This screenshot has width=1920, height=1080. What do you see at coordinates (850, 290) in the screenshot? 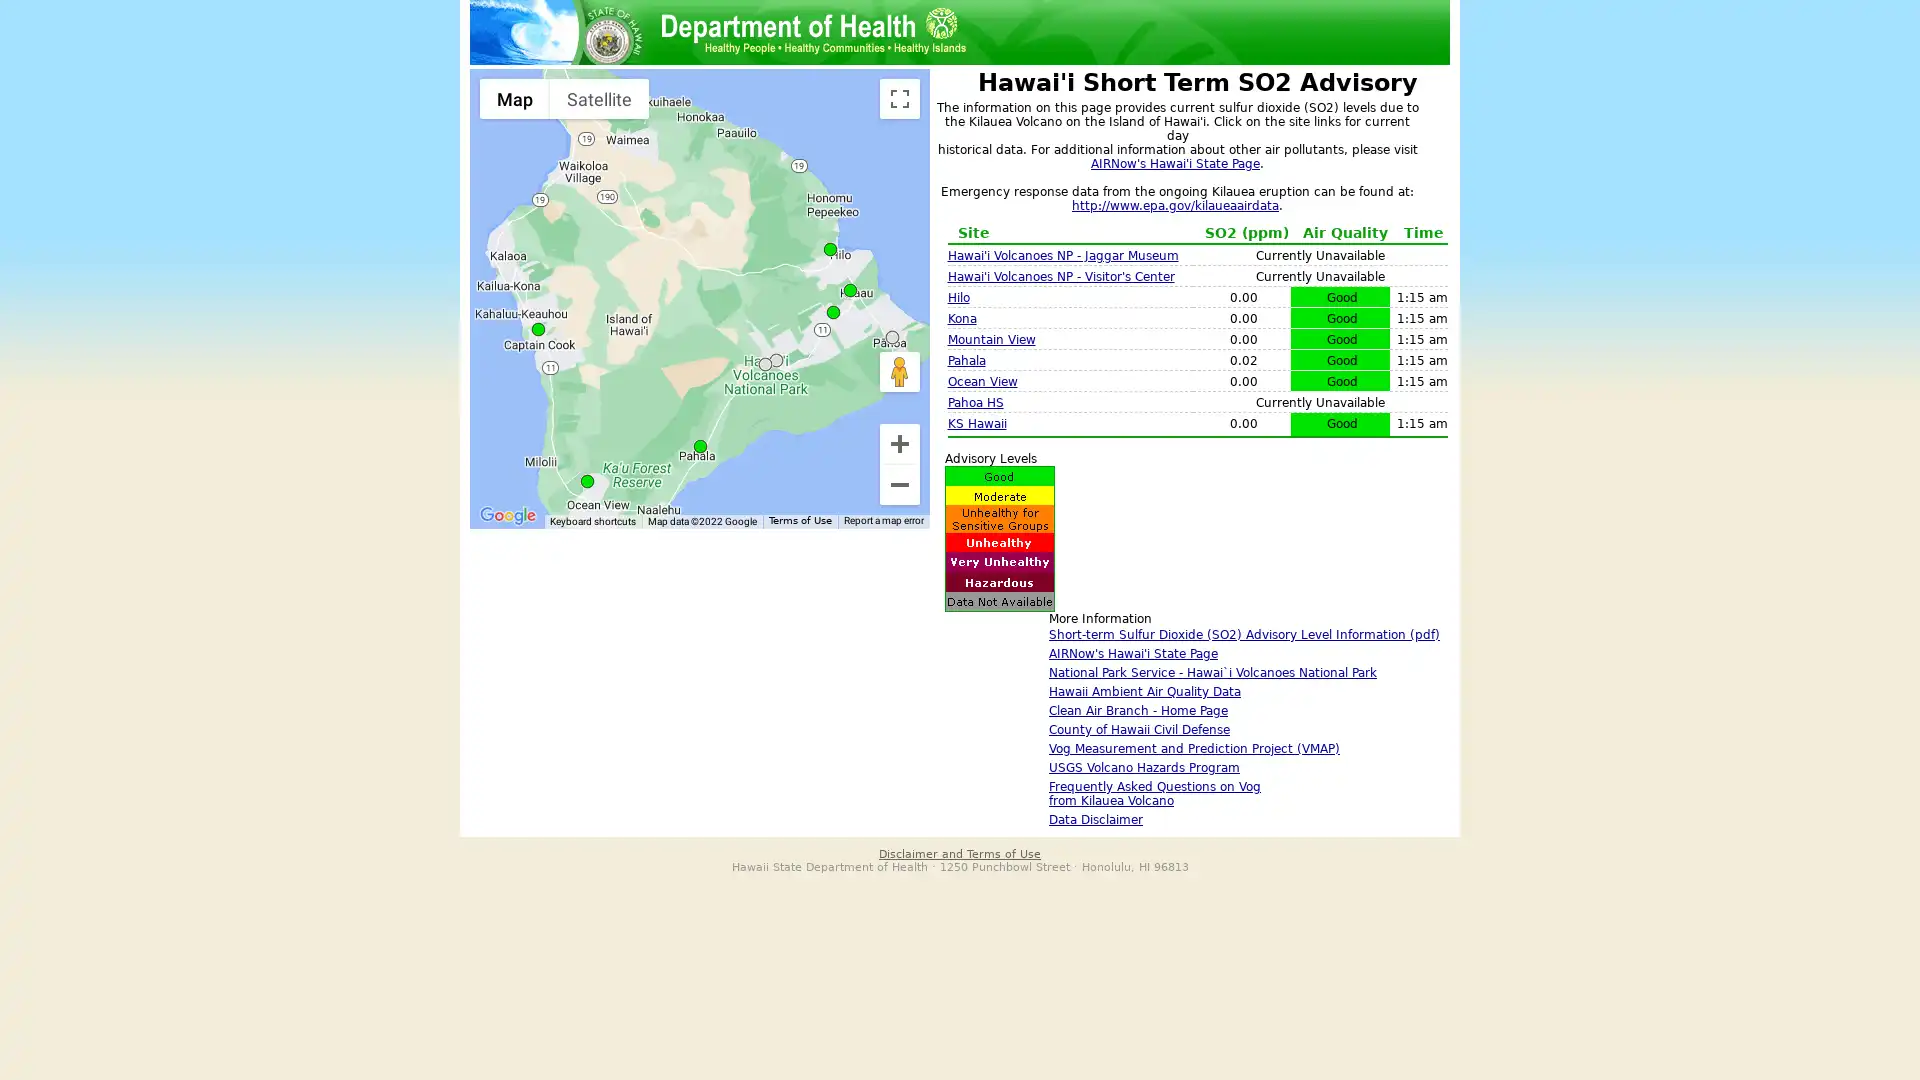
I see `KS Hawaii: SO2 0.00 ppm (Good) on 06/28 at 01:15 am` at bounding box center [850, 290].